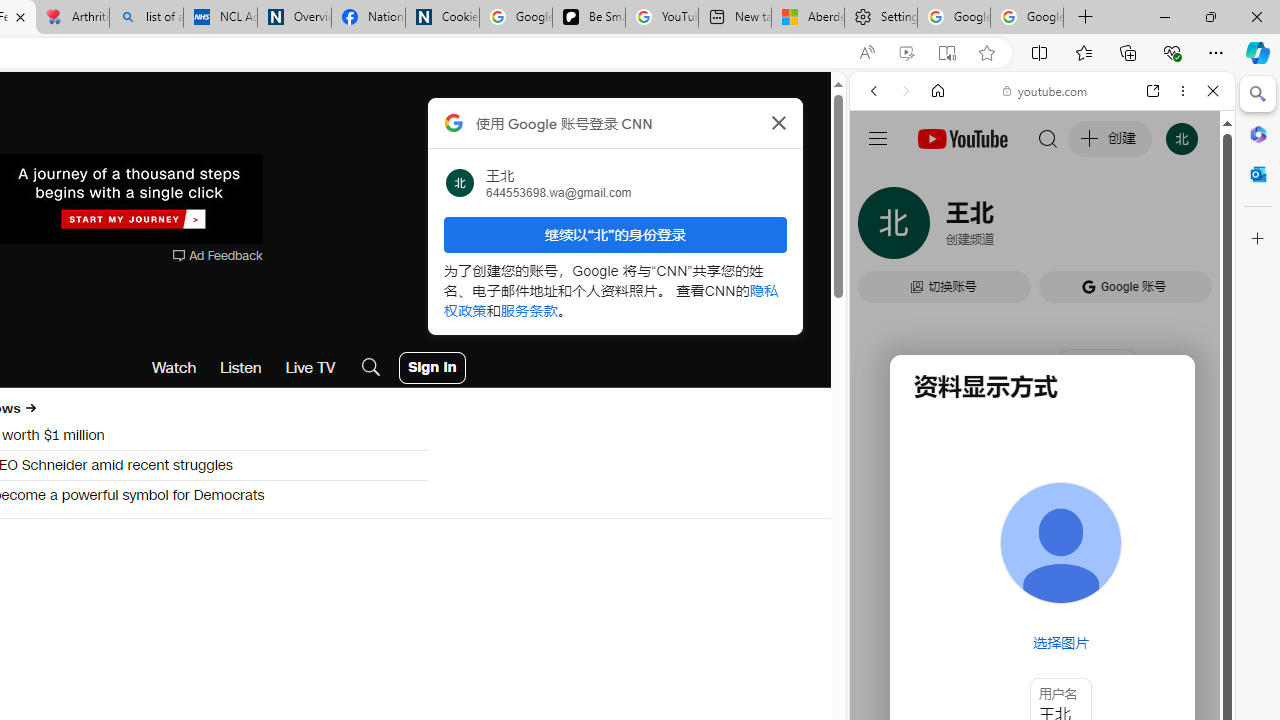 Image resolution: width=1280 pixels, height=720 pixels. I want to click on 'Listen', so click(240, 367).